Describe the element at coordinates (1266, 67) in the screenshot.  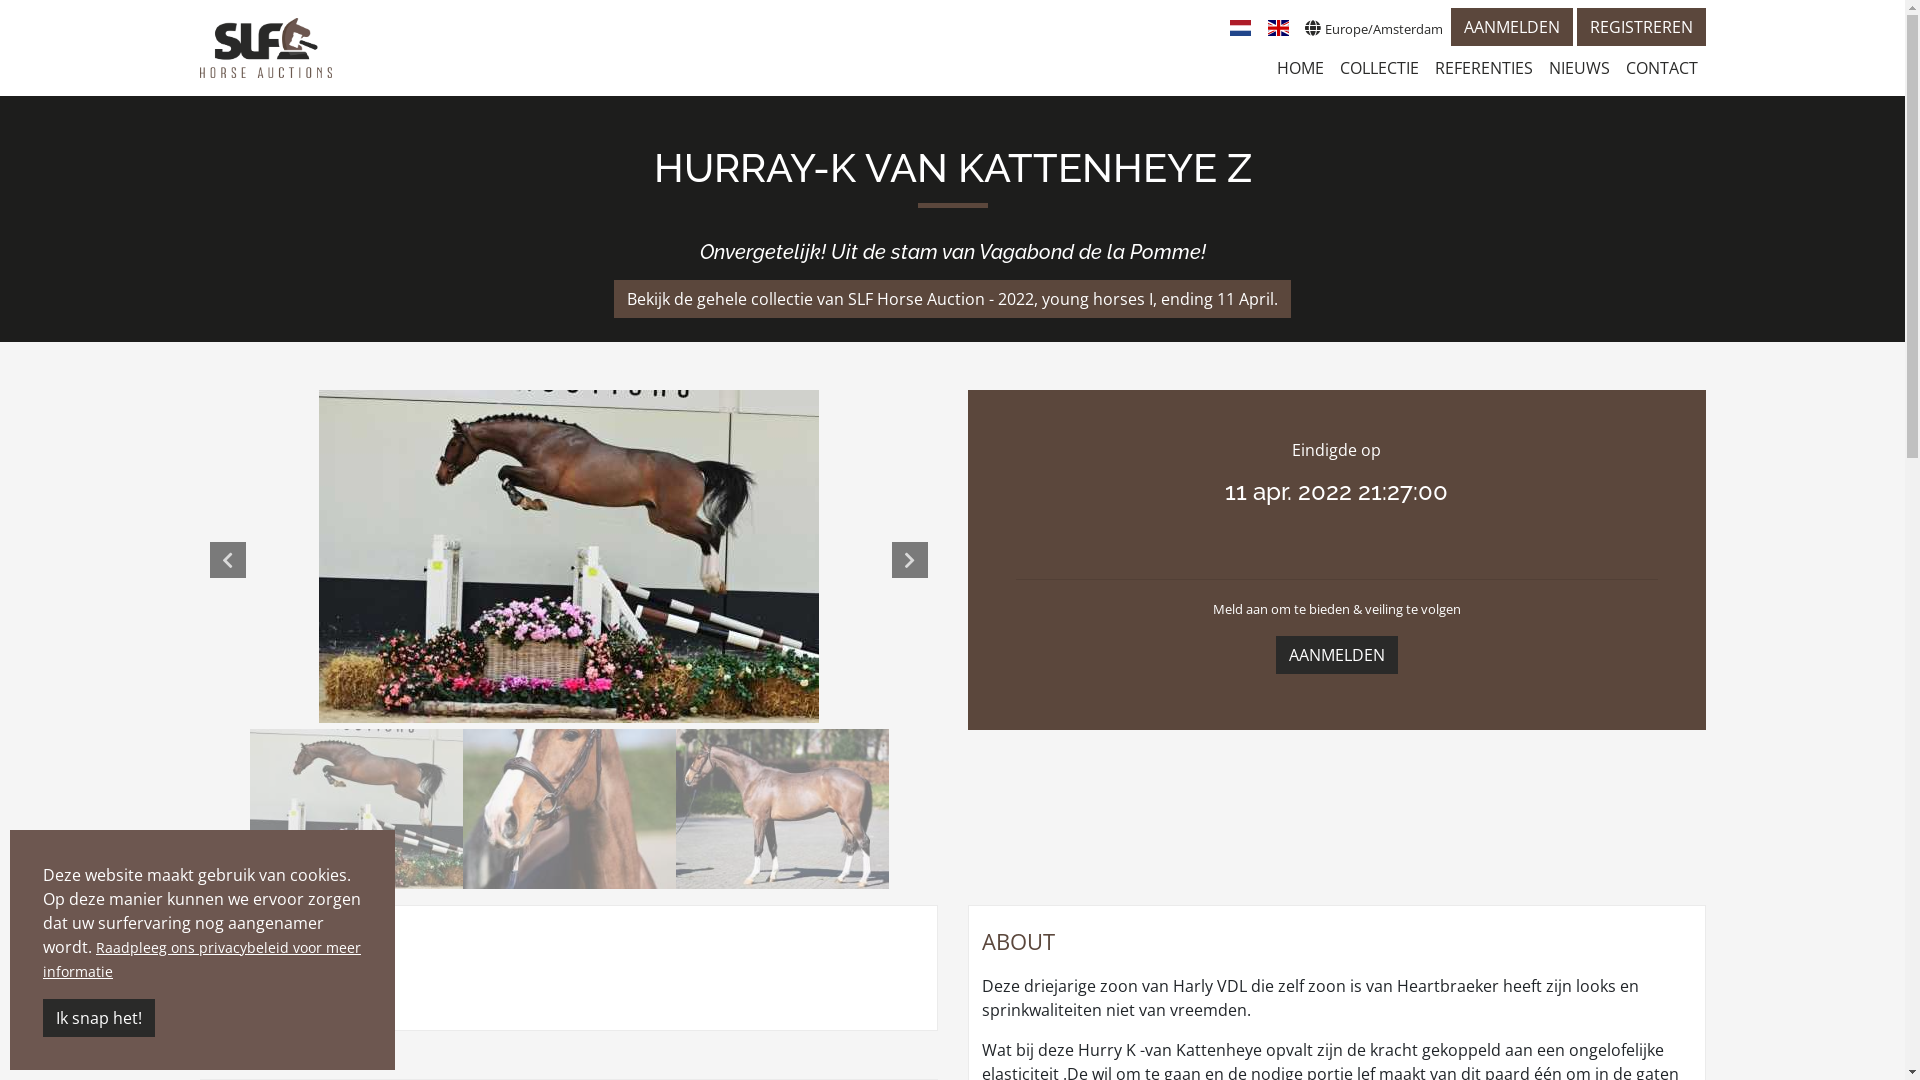
I see `'HOME'` at that location.